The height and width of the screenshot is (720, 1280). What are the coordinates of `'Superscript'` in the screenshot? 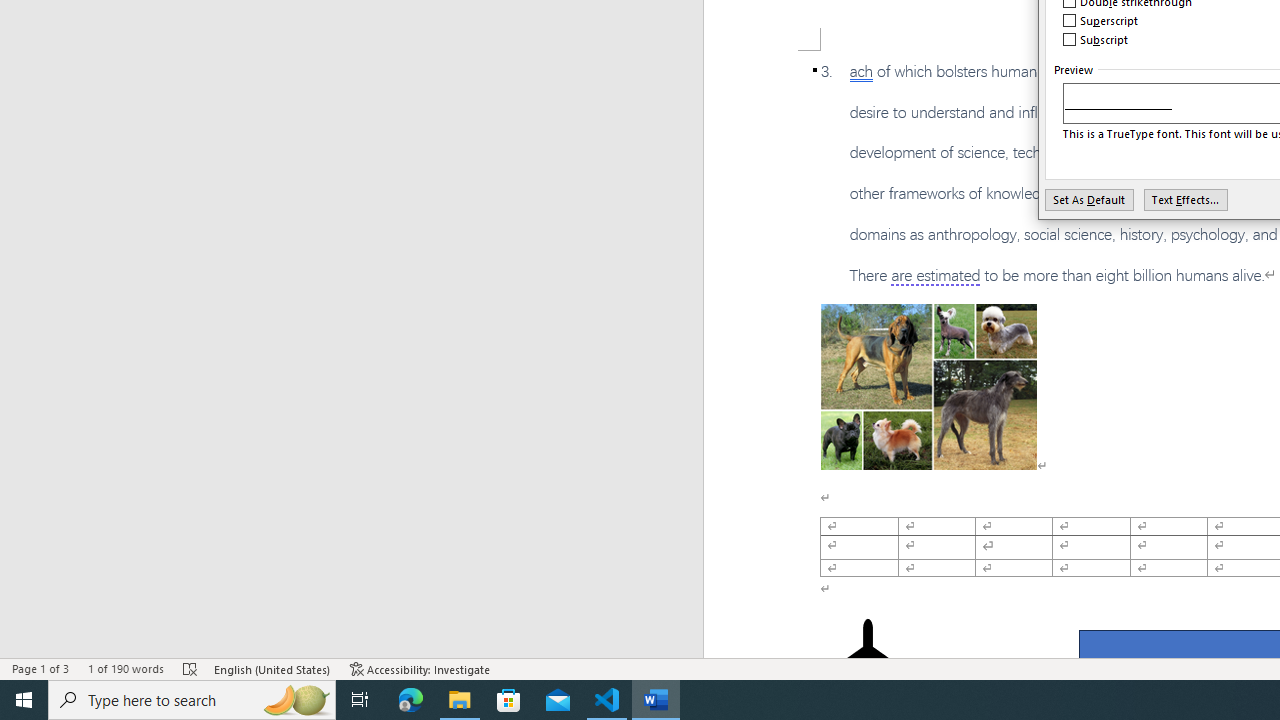 It's located at (1100, 20).